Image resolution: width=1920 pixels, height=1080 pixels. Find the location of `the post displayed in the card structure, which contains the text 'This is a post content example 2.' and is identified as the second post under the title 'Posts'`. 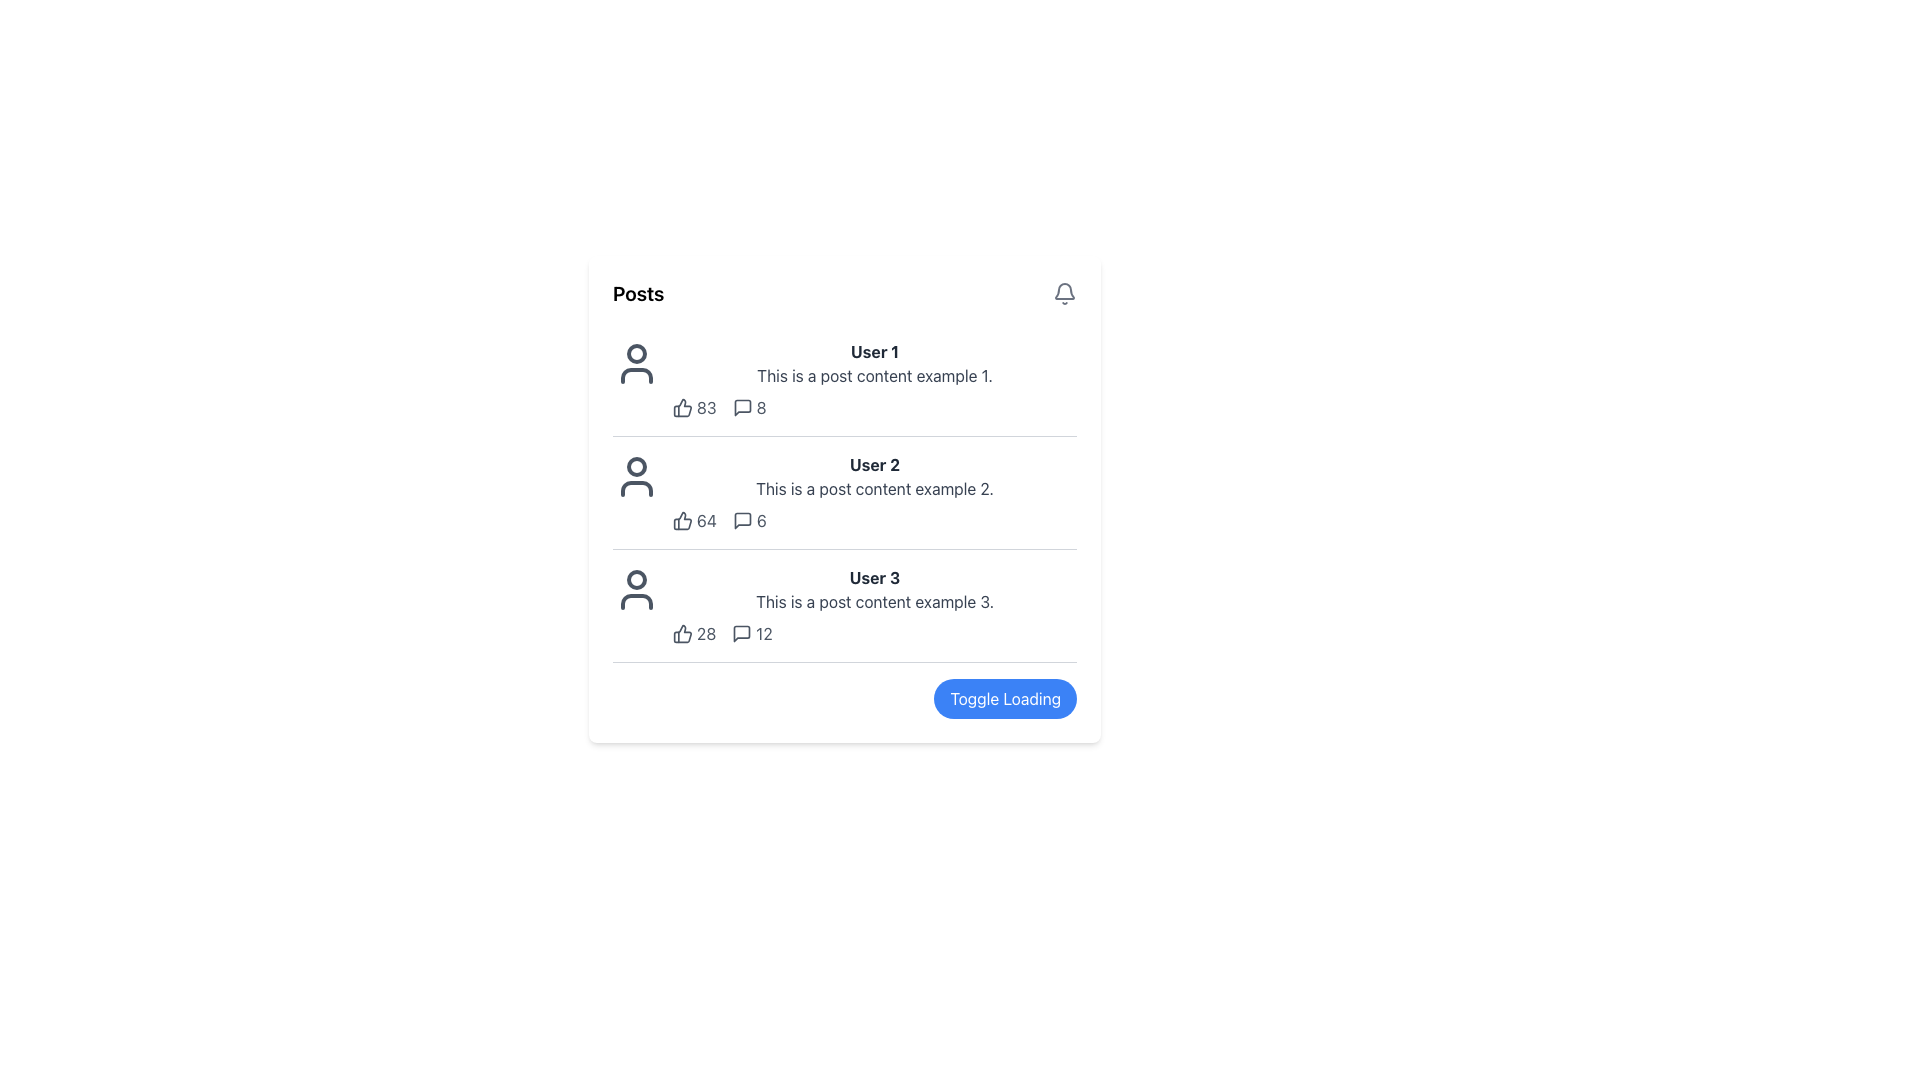

the post displayed in the card structure, which contains the text 'This is a post content example 2.' and is identified as the second post under the title 'Posts' is located at coordinates (844, 493).